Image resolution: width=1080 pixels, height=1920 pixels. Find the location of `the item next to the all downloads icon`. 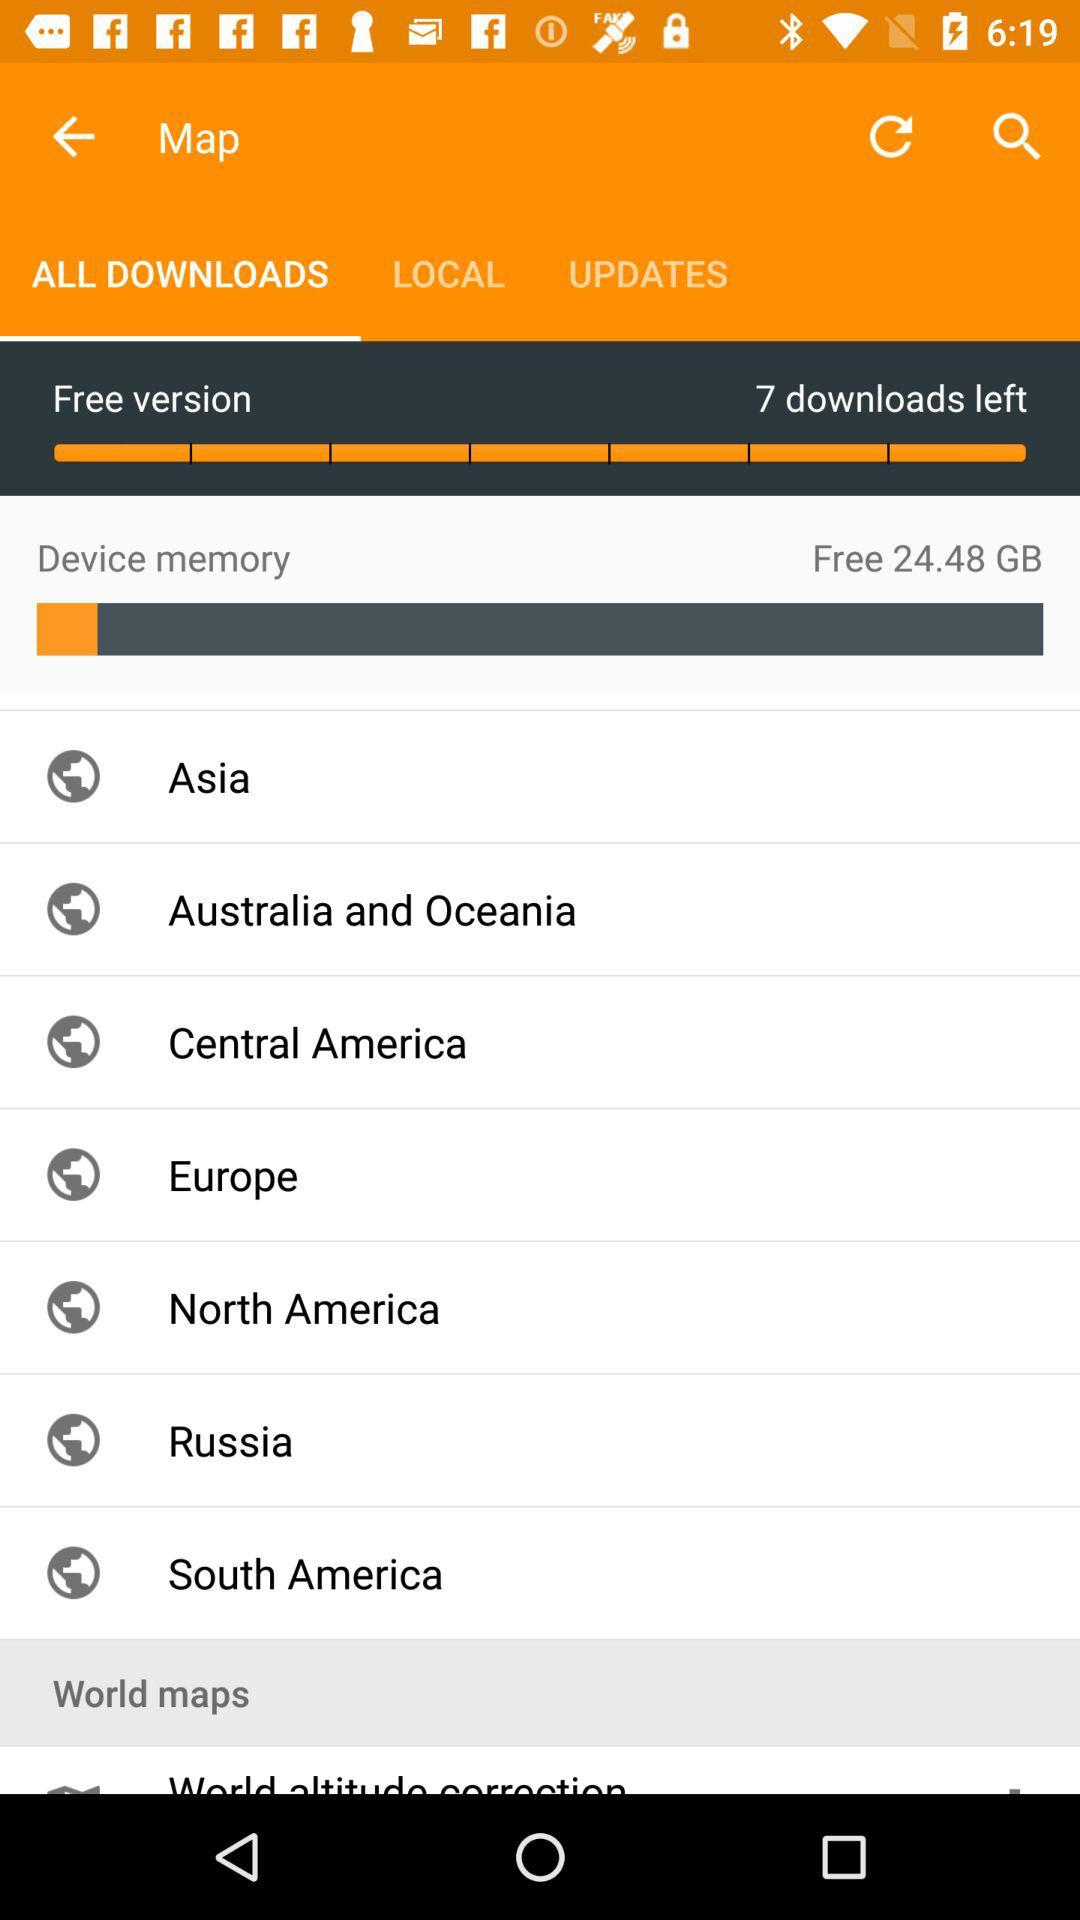

the item next to the all downloads icon is located at coordinates (447, 272).